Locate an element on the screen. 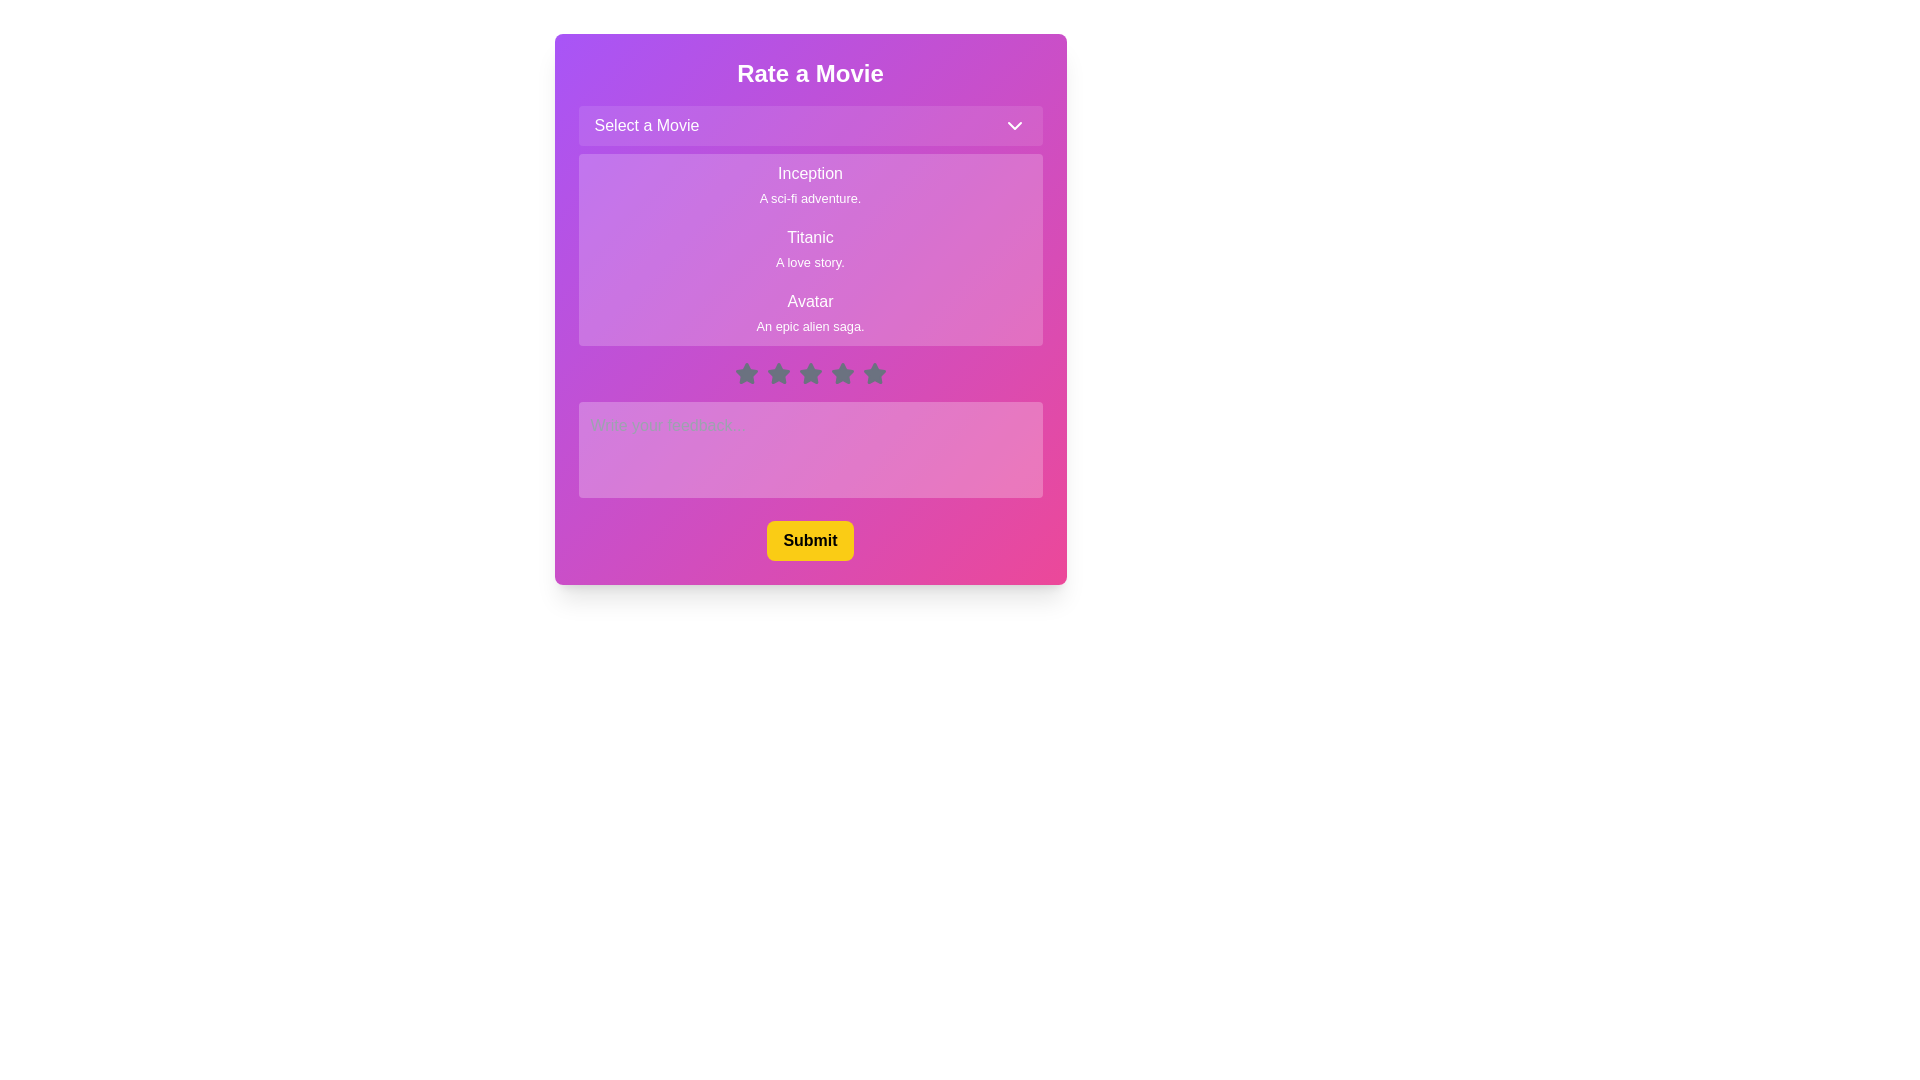  the label displaying 'Titanic' in white font within a vibrant purple rectangular area, located beneath the header 'Inception' and above 'Avatar' is located at coordinates (810, 237).